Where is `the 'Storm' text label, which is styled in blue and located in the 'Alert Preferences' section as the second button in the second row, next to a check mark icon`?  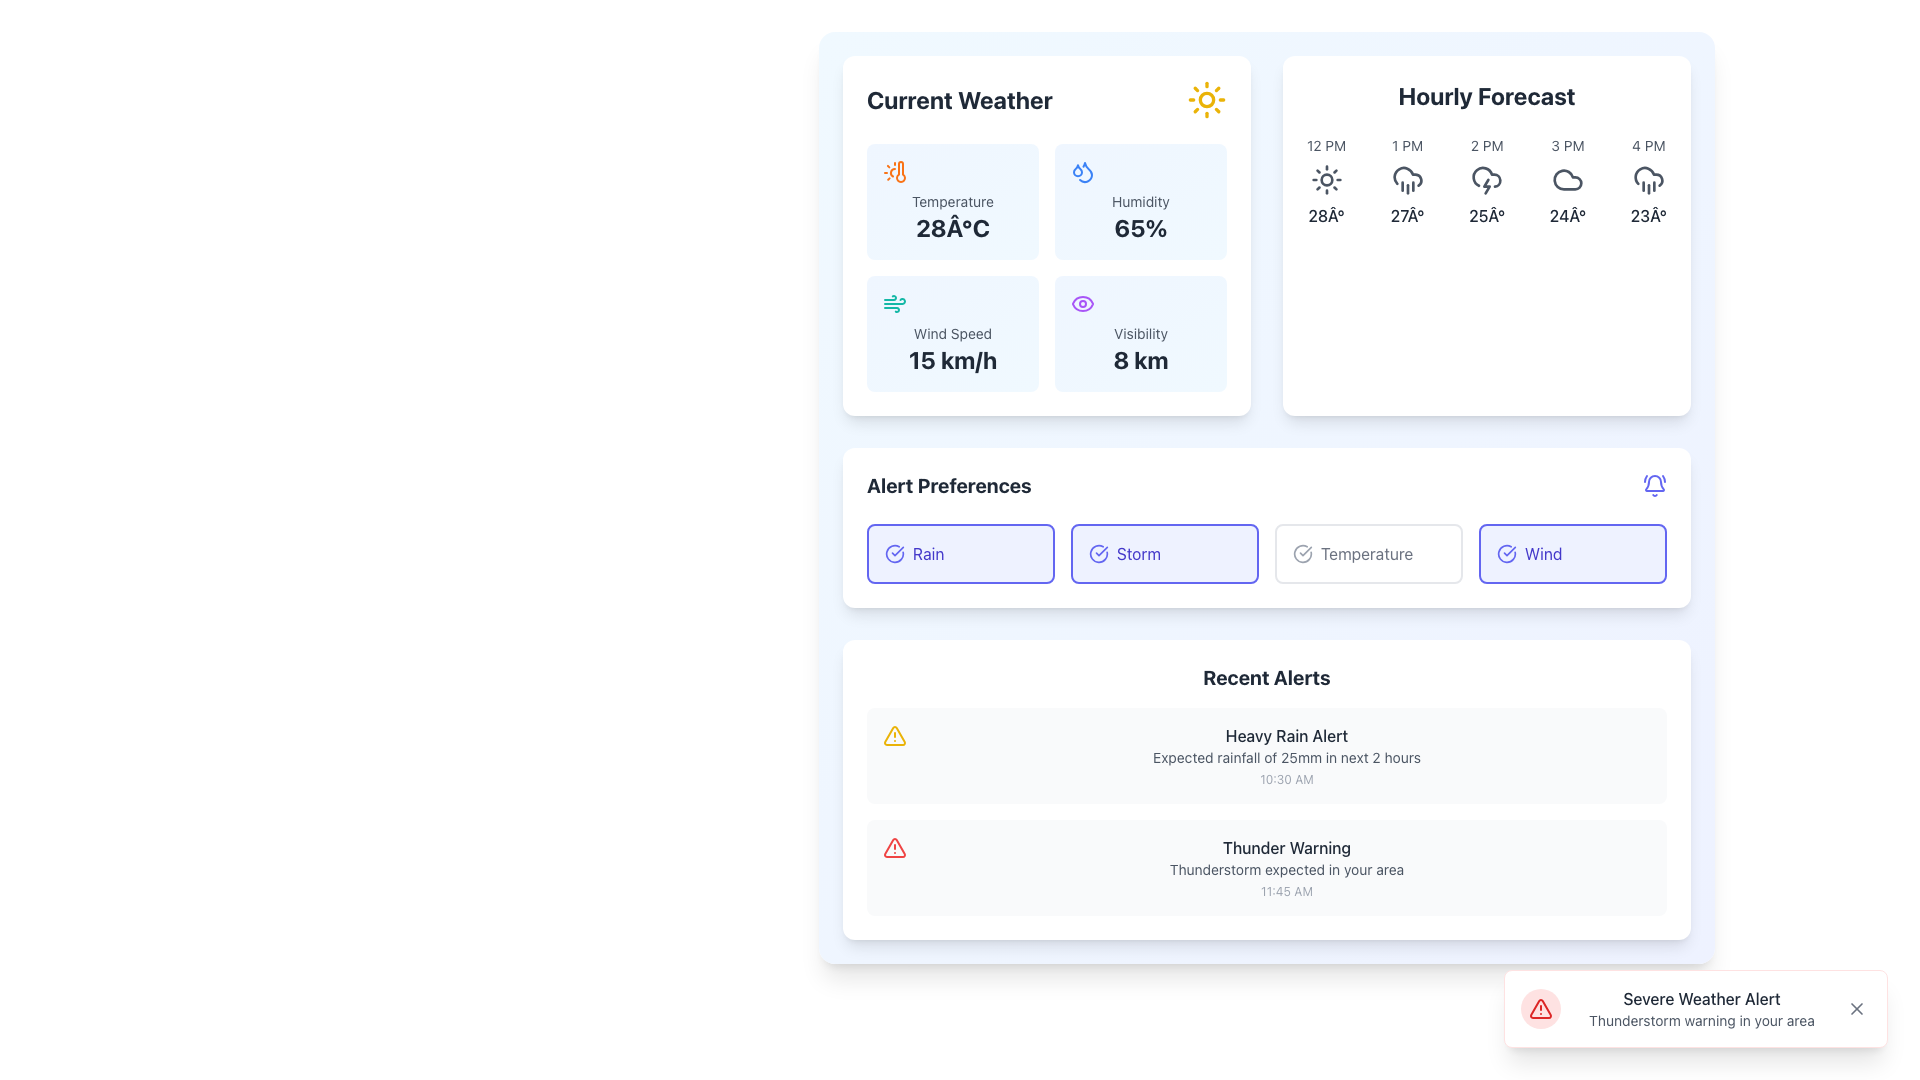
the 'Storm' text label, which is styled in blue and located in the 'Alert Preferences' section as the second button in the second row, next to a check mark icon is located at coordinates (1138, 554).